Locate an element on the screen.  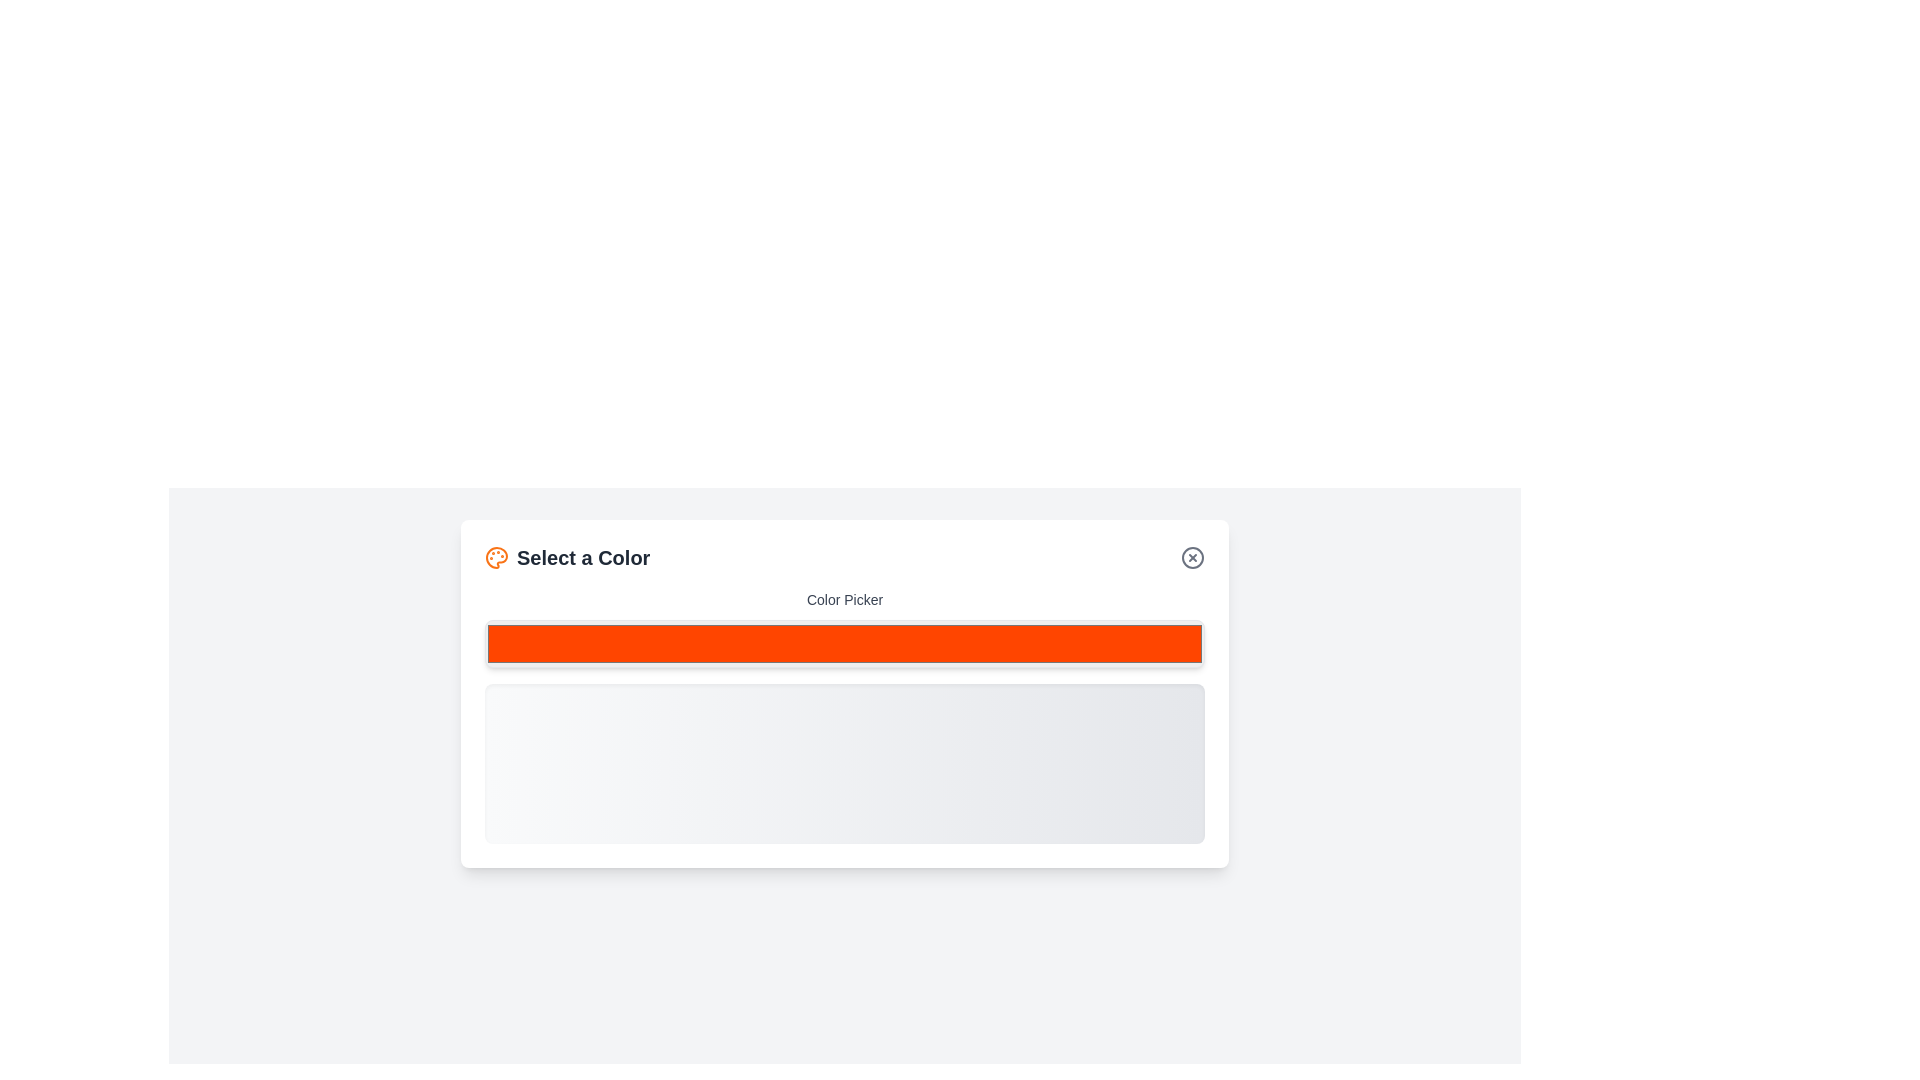
the Interactive color input or picker component located below the 'Select a Color' heading to interact with the color selection feature is located at coordinates (844, 627).